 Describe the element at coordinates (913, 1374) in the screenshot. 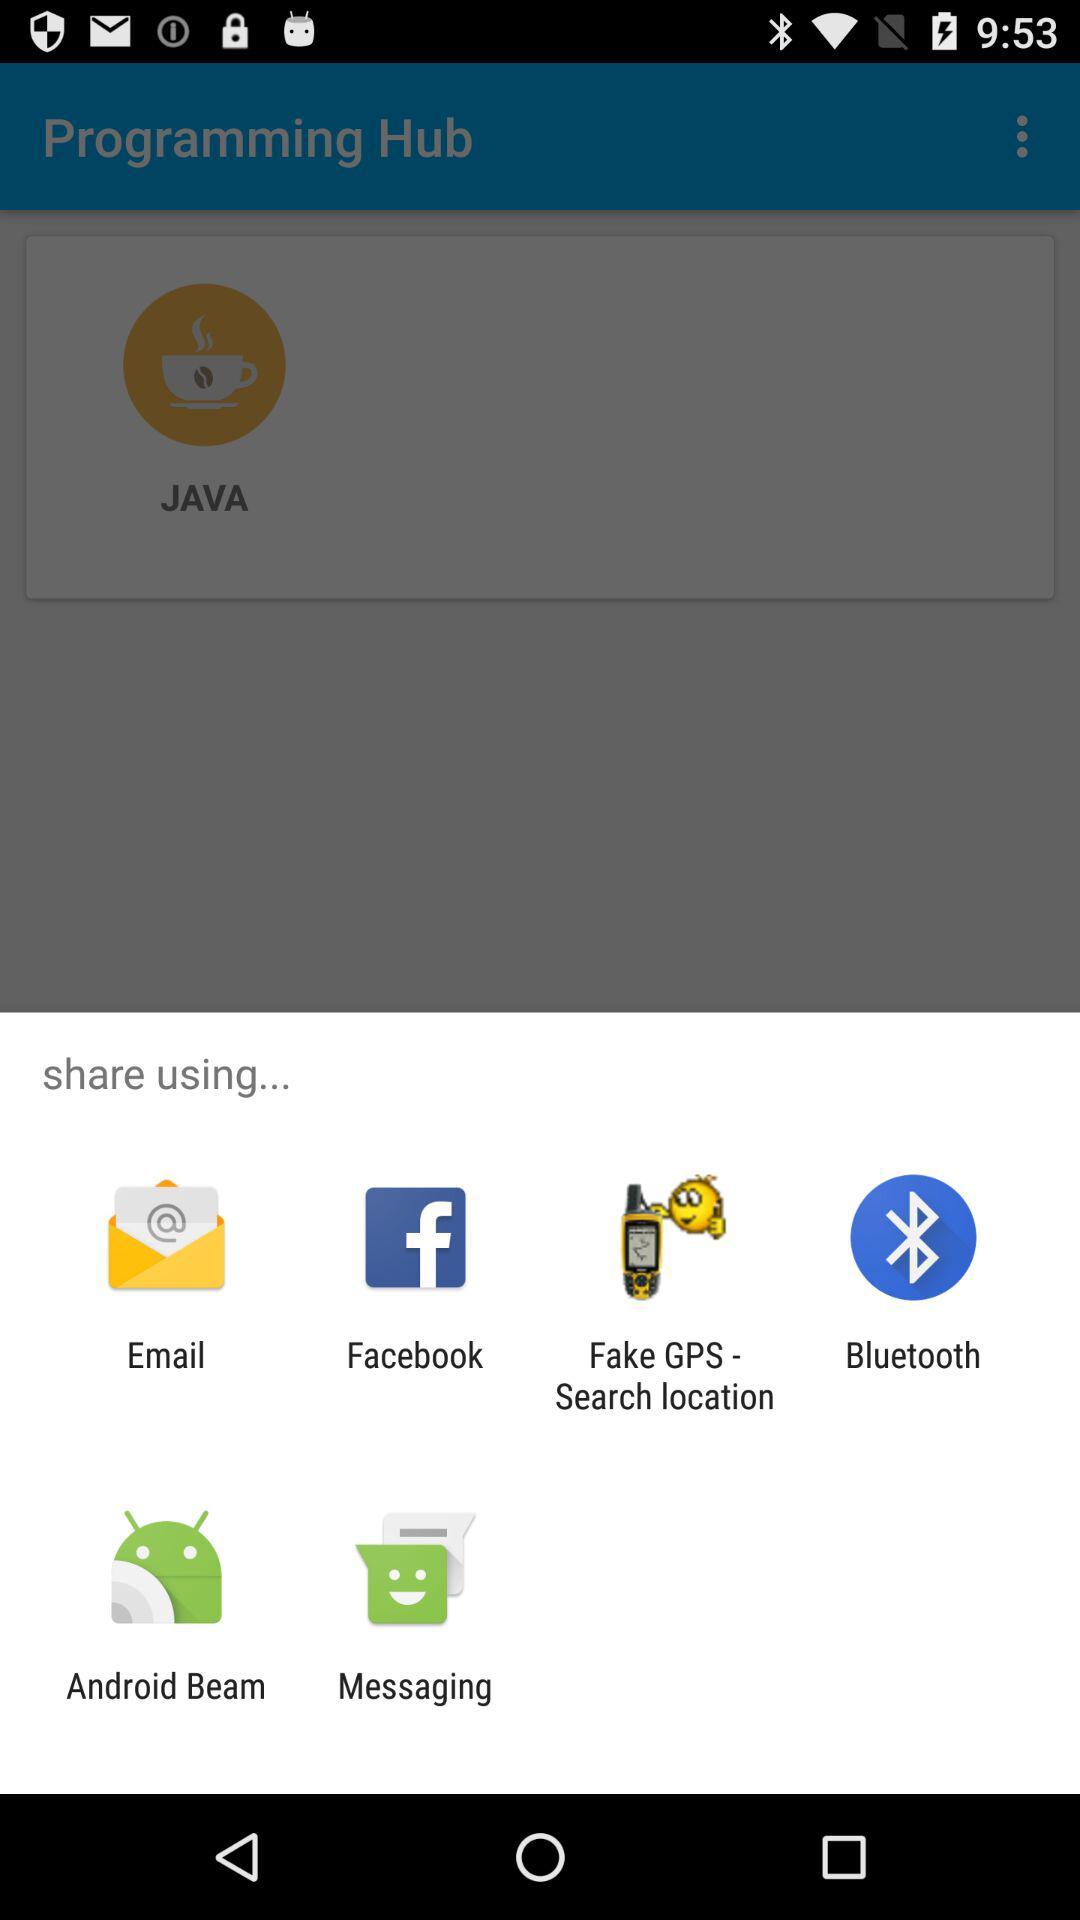

I see `bluetooth app` at that location.